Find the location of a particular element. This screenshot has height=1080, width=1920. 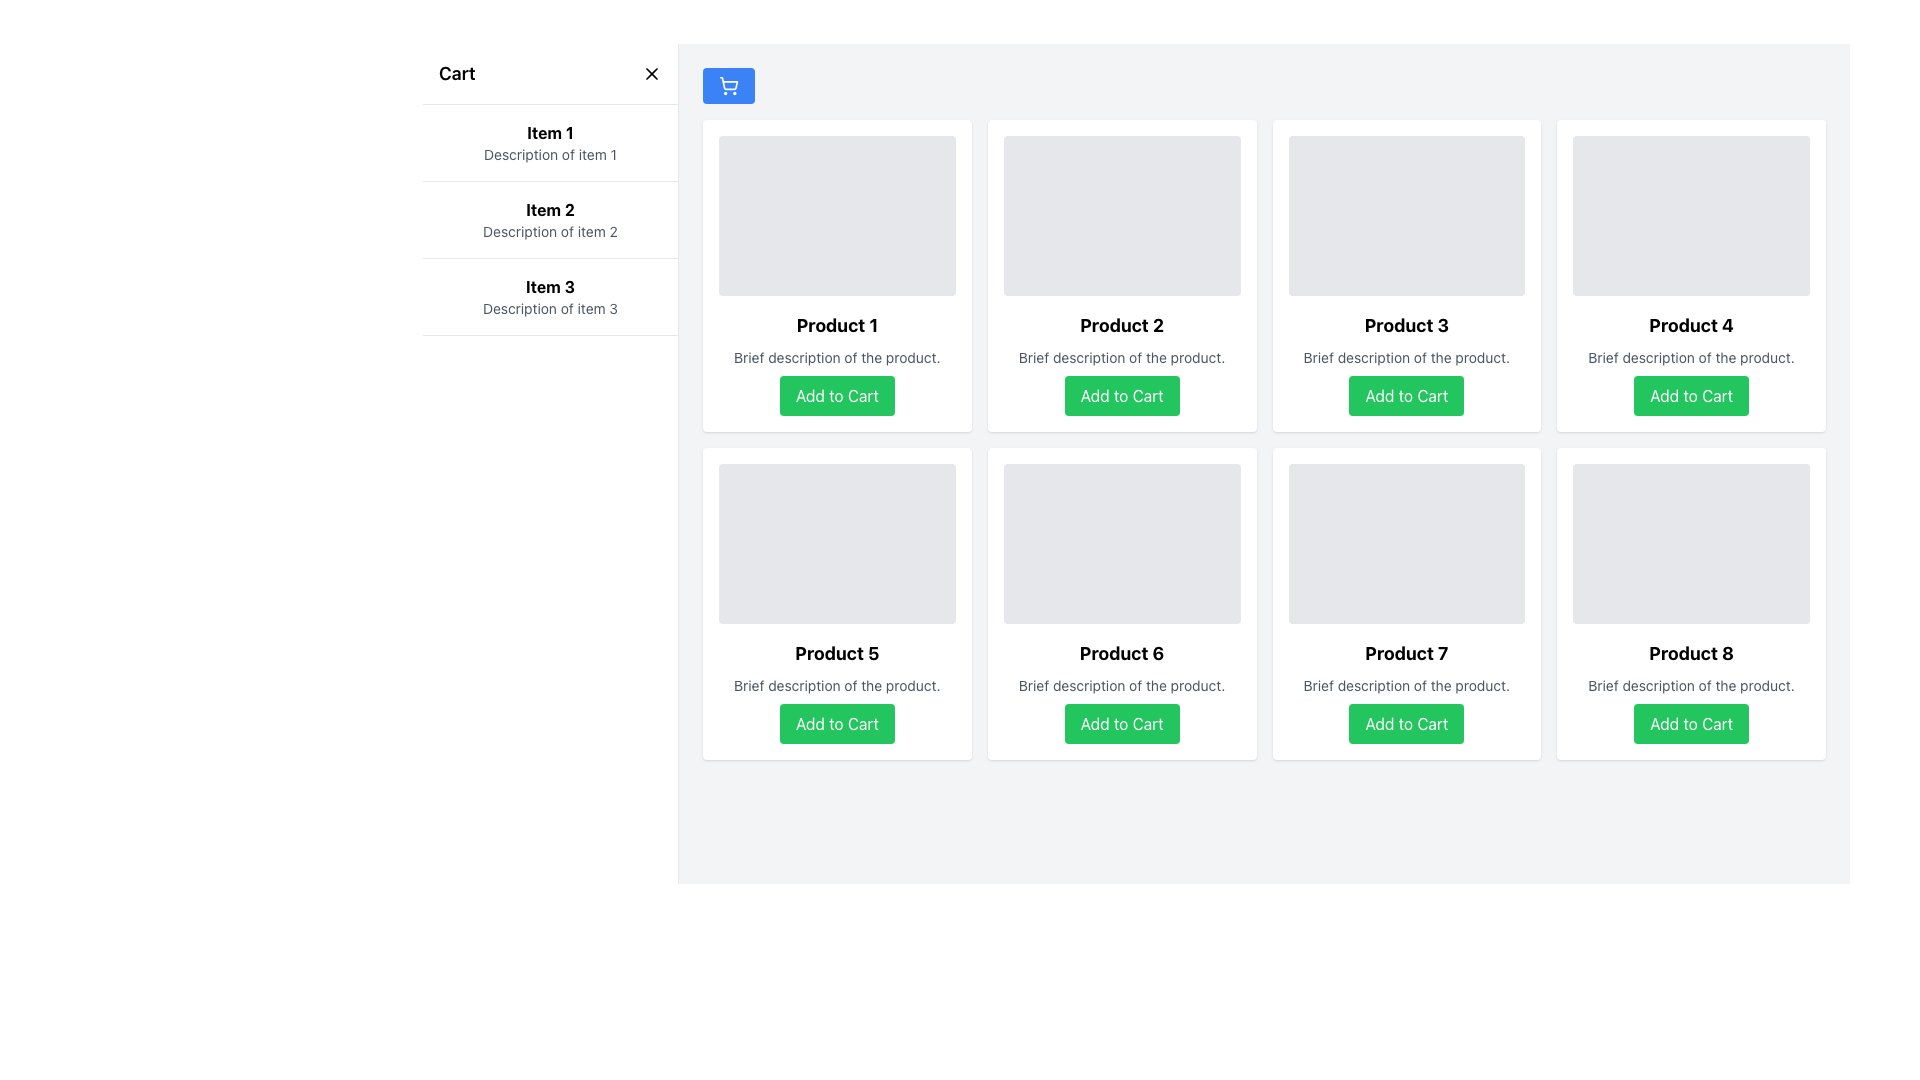

the Text Label that provides supplementary information about 'Item 2', which is located beneath the bold title 'Item 2' in the left sidebar is located at coordinates (550, 230).